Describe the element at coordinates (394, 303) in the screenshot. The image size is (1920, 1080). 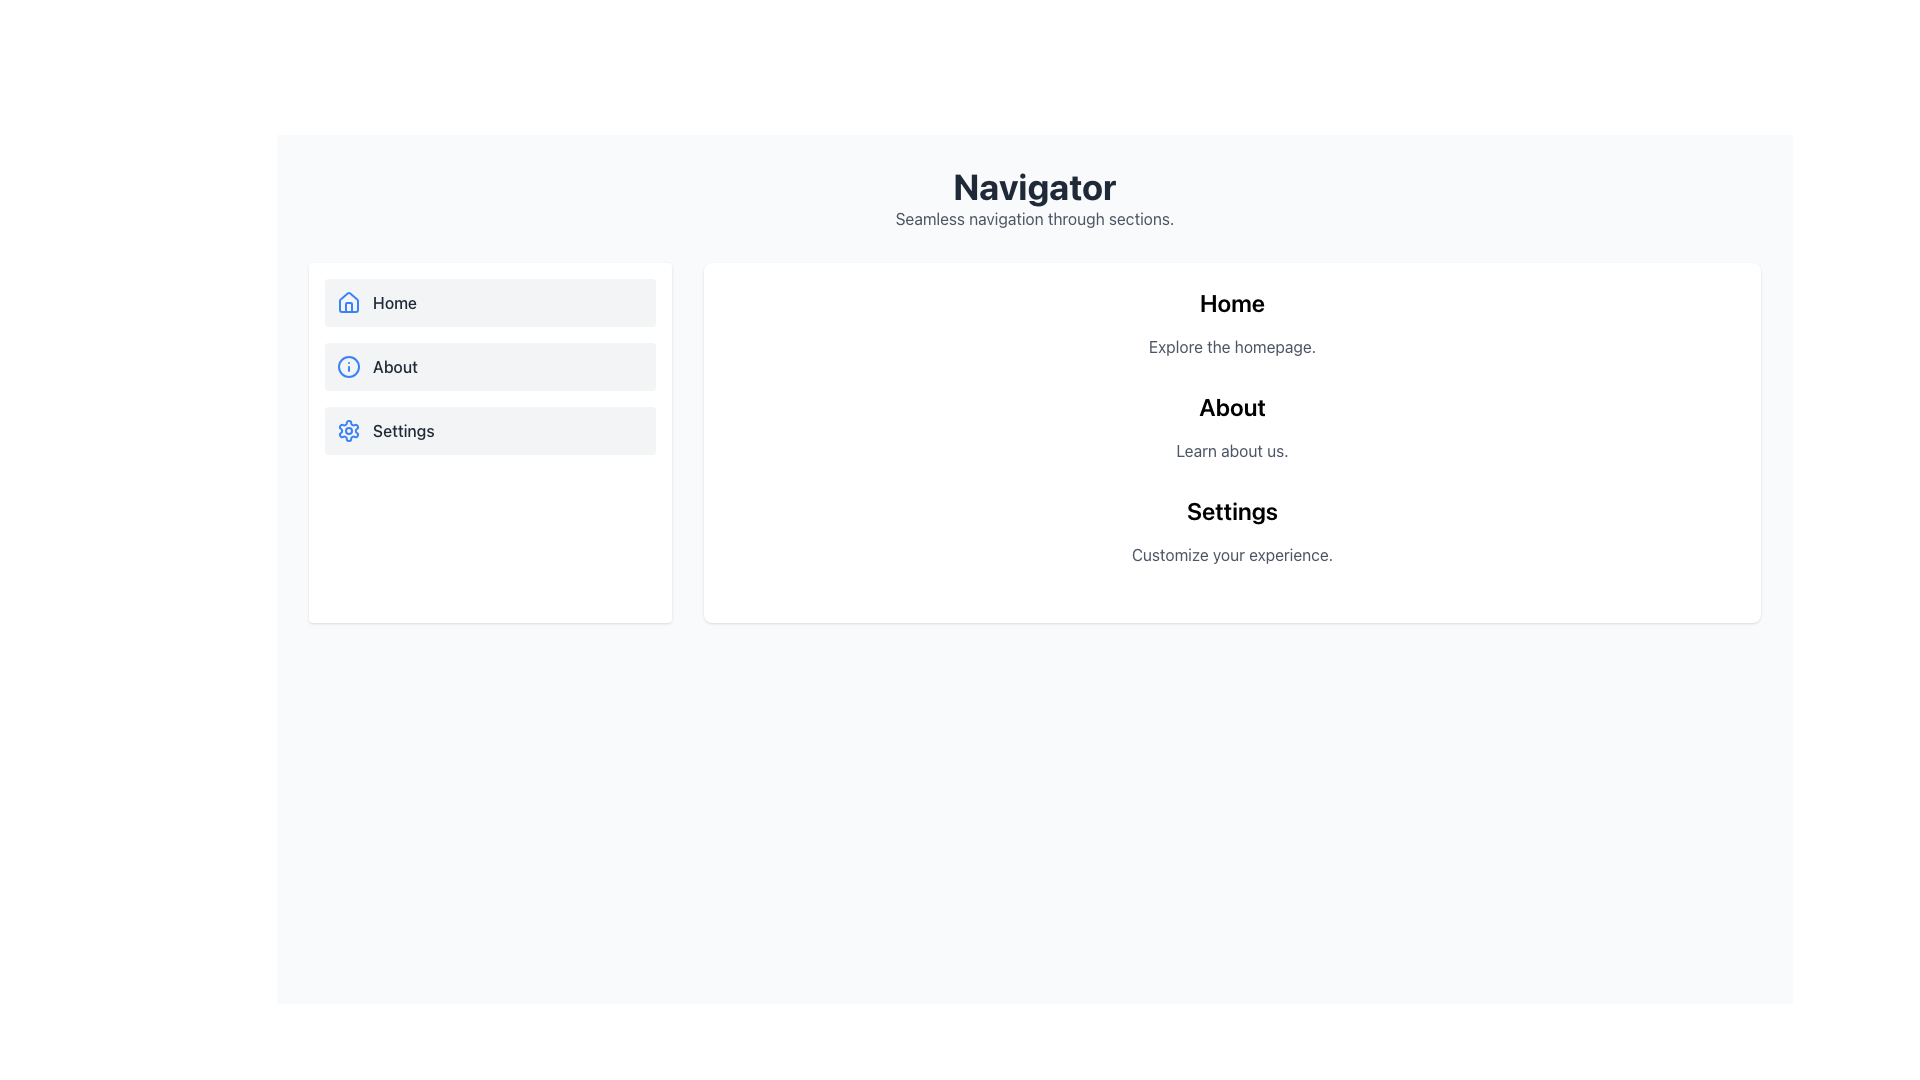
I see `the 'Home' text label located beneath the 'Navigator' title in the vertical navigation bar` at that location.